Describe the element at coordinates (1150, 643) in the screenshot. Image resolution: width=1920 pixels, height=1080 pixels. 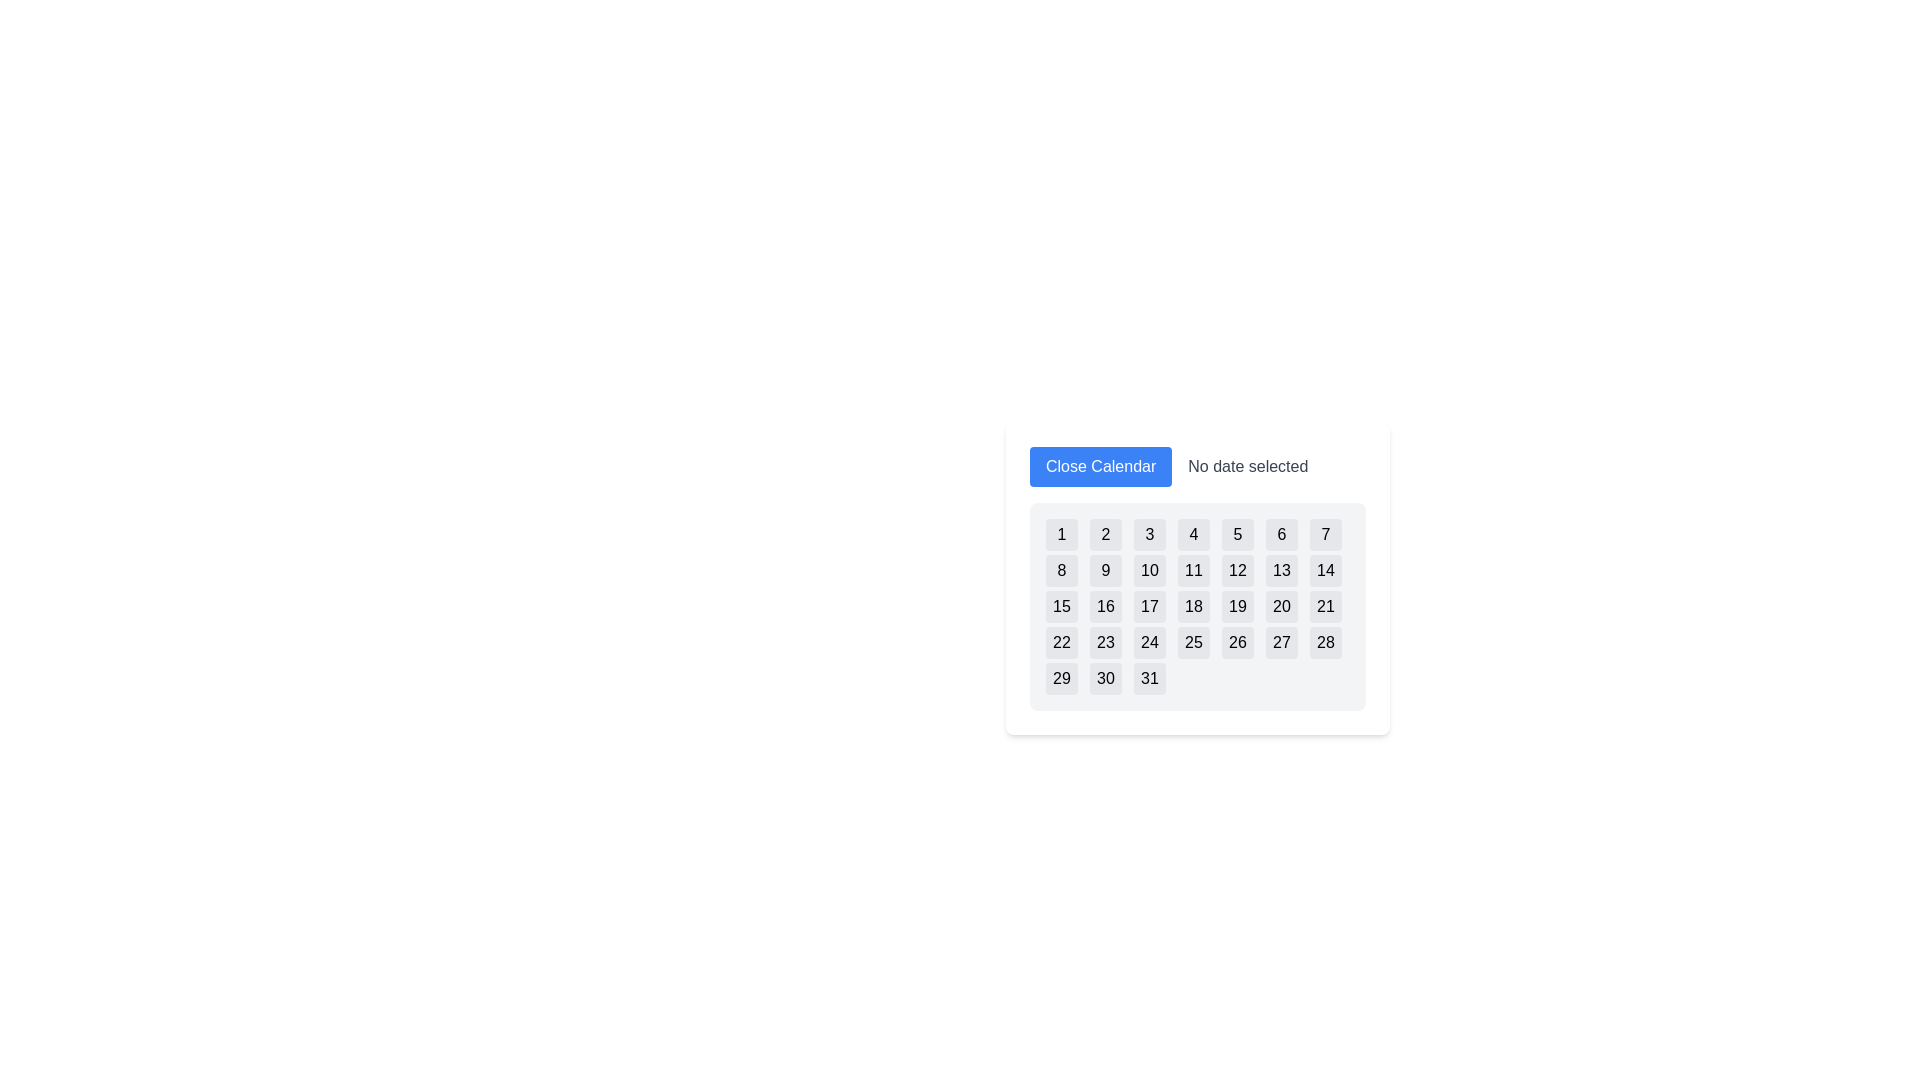
I see `the square-shaped button with the number '24' centered inside it` at that location.